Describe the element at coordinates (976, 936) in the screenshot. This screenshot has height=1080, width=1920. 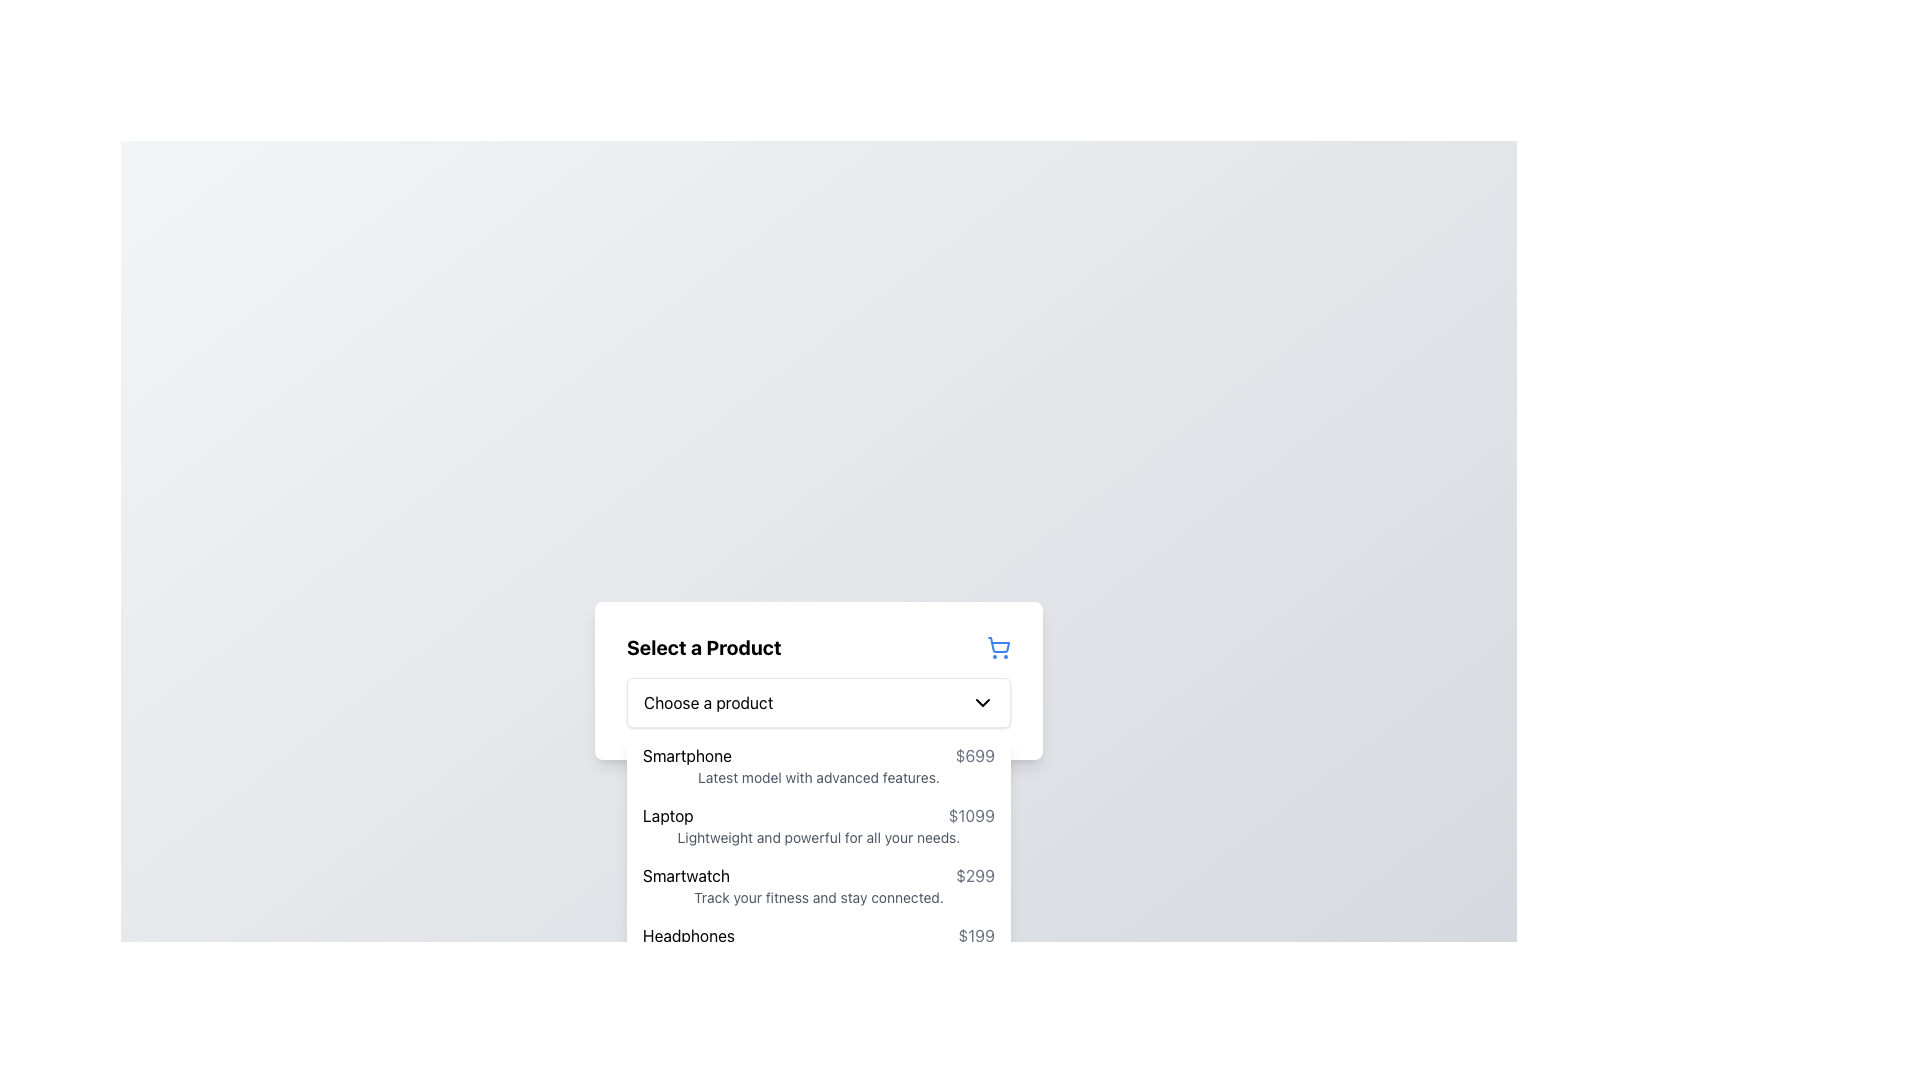
I see `the price text displayed for the 'Headphones' option, which is located in the fourth row of the options list and aligned on the right side` at that location.